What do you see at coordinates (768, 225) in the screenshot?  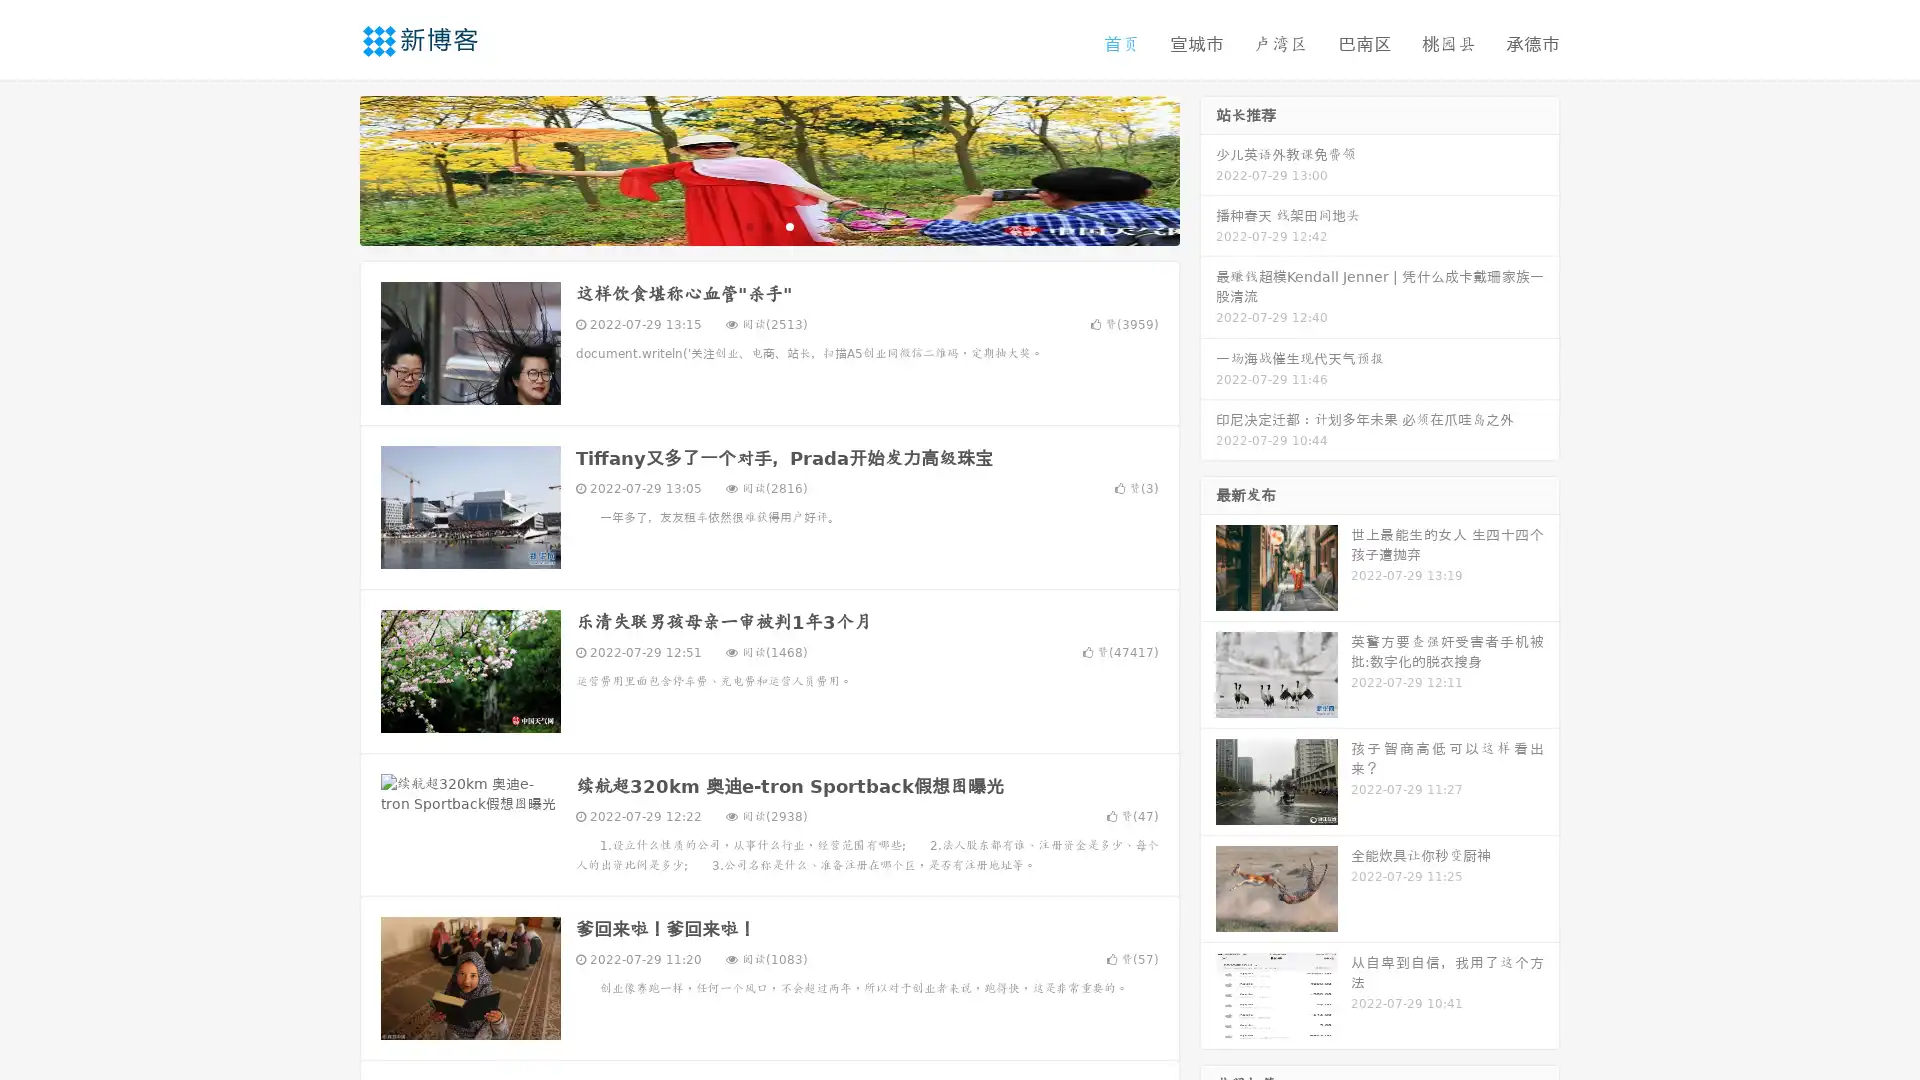 I see `Go to slide 2` at bounding box center [768, 225].